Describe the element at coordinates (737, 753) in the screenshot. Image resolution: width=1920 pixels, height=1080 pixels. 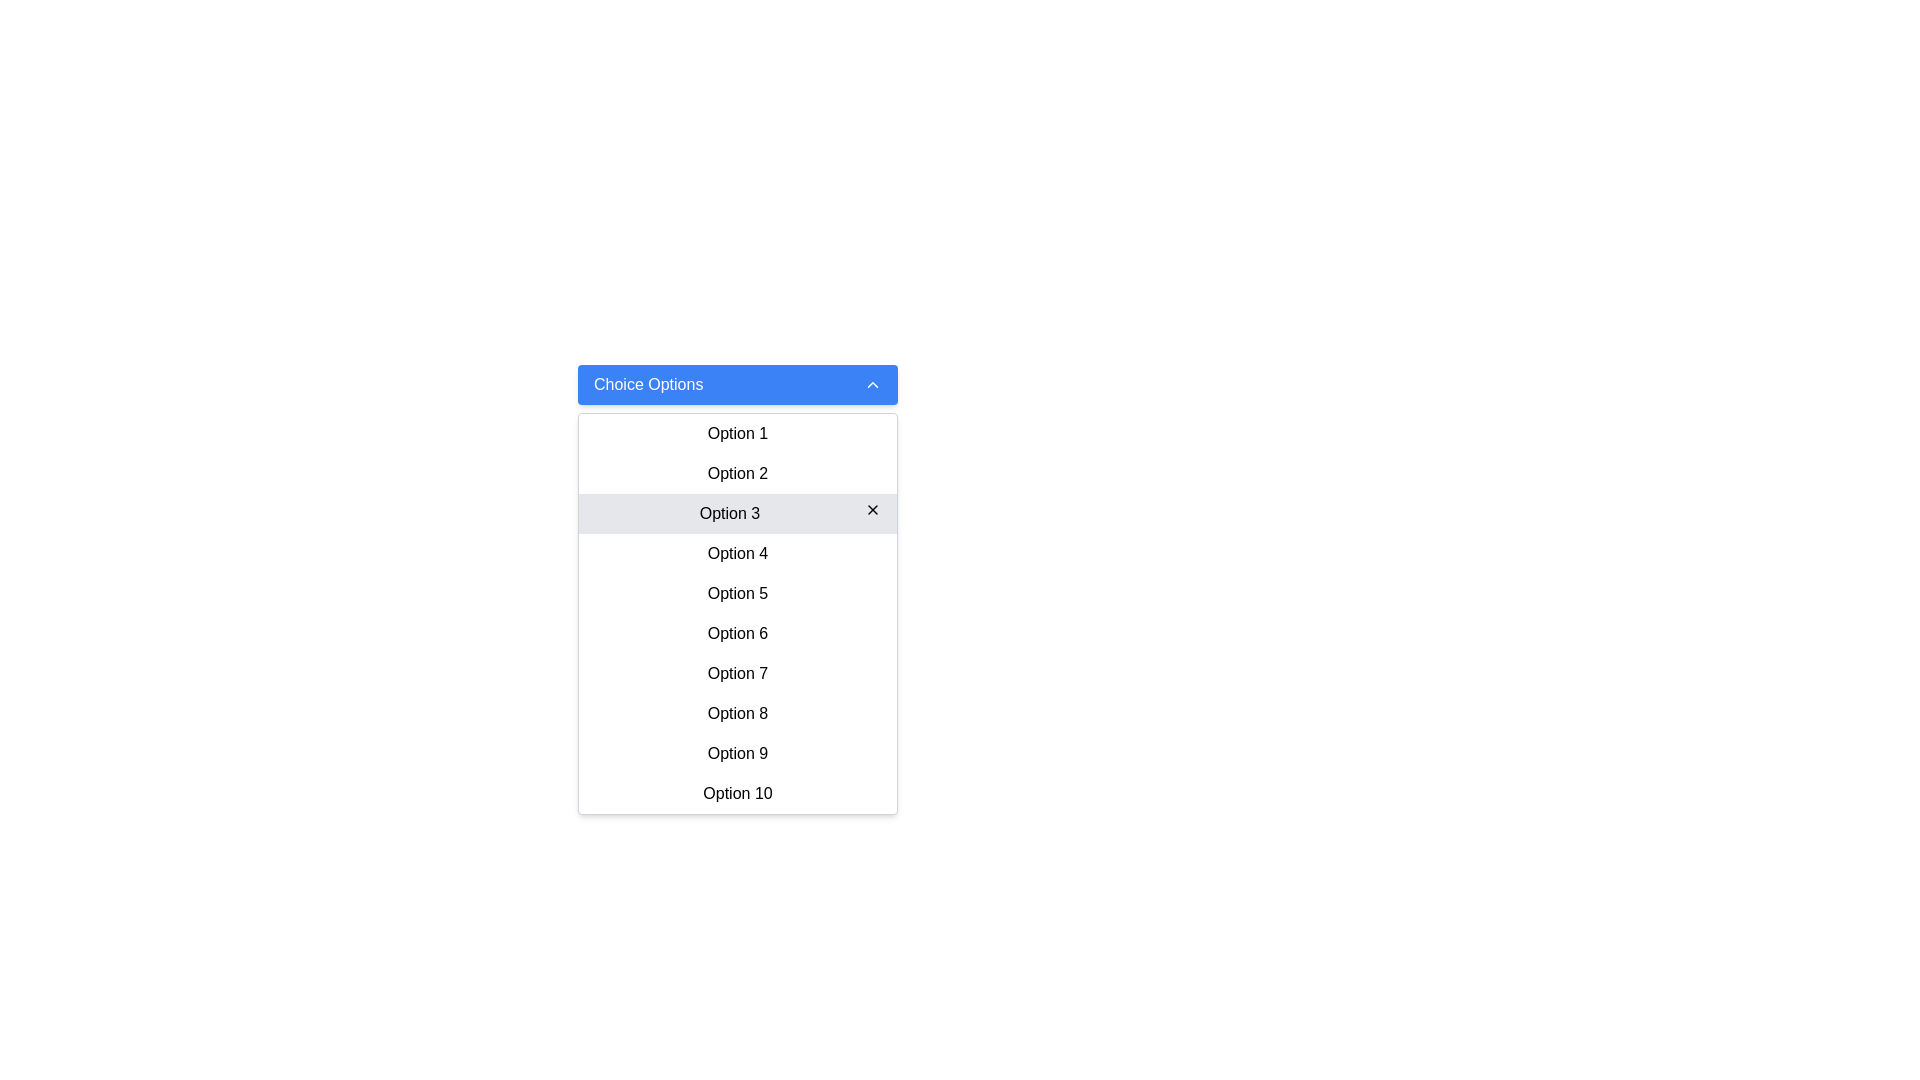
I see `the selectable list item for 'Option 9' in the dropdown menu using keyboard navigation` at that location.